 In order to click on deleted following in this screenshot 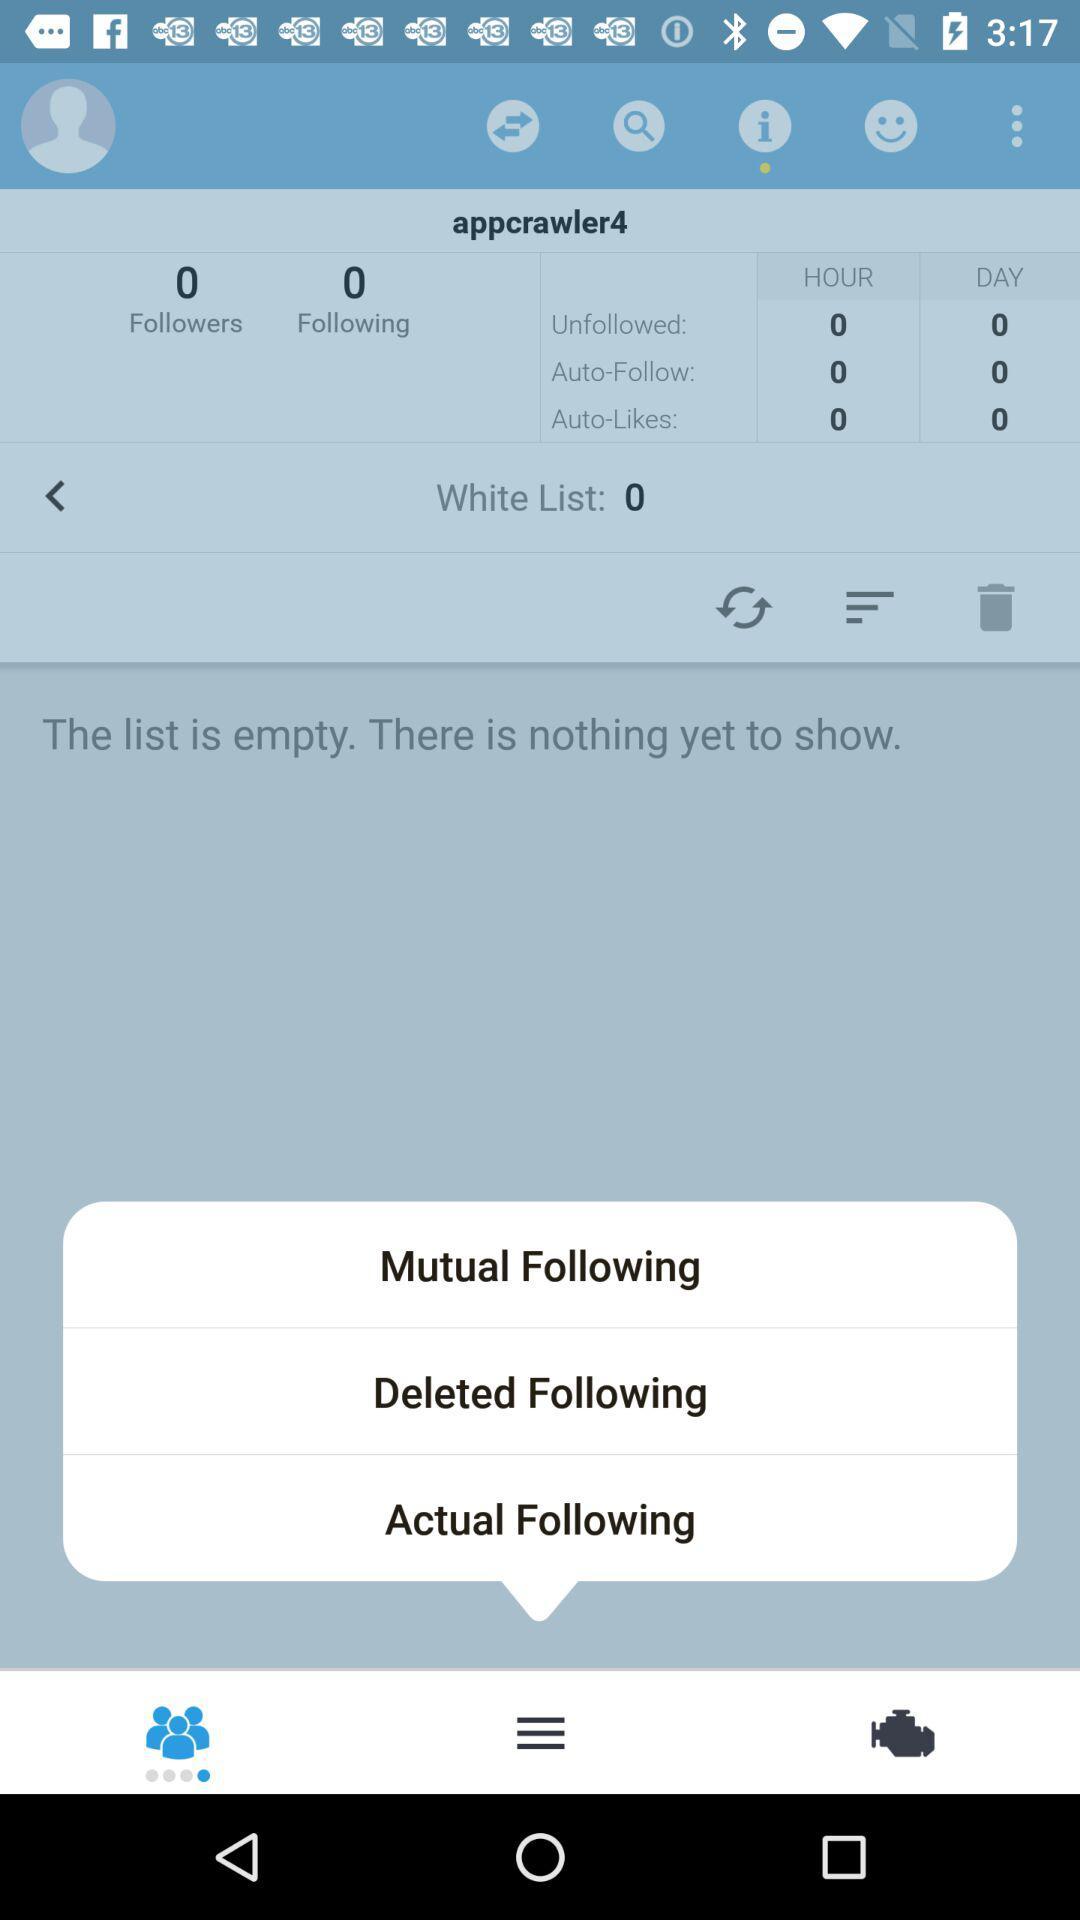, I will do `click(540, 1390)`.